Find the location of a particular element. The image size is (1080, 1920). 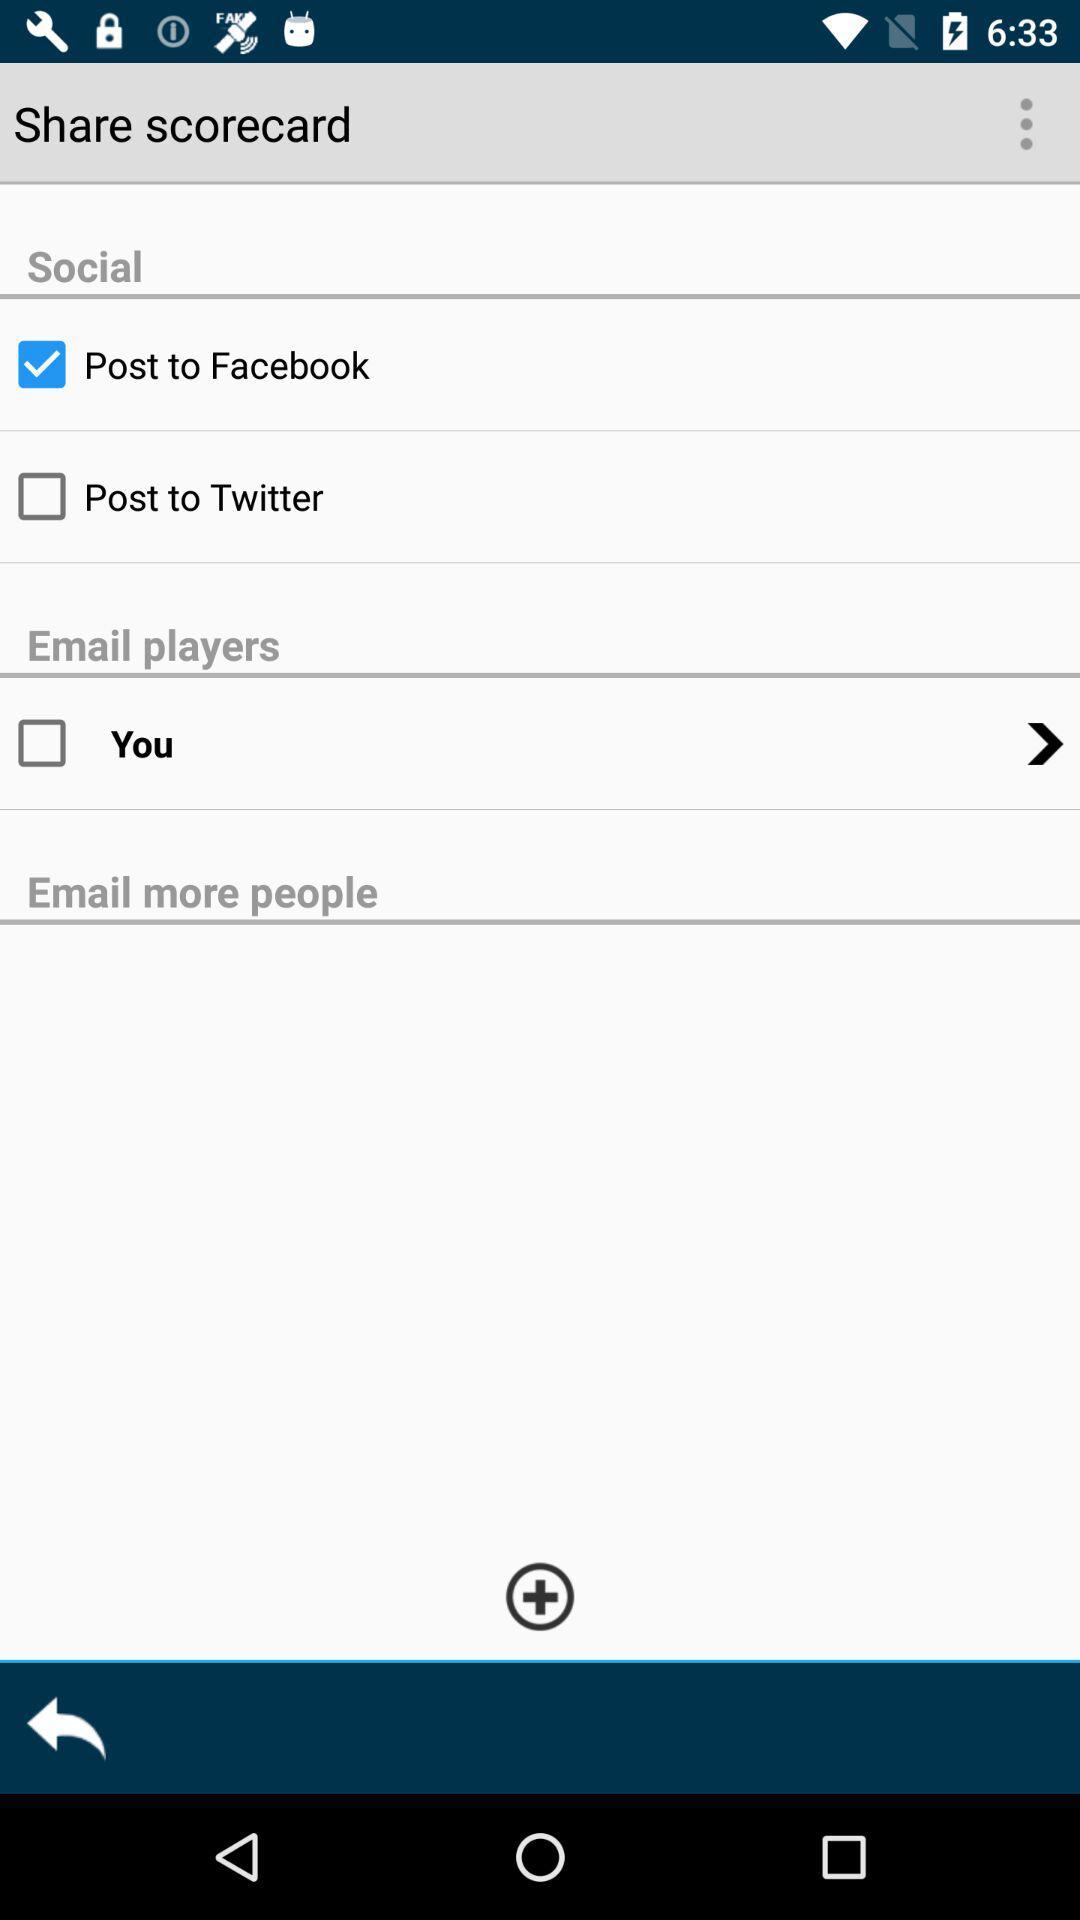

yourself to email is located at coordinates (54, 742).